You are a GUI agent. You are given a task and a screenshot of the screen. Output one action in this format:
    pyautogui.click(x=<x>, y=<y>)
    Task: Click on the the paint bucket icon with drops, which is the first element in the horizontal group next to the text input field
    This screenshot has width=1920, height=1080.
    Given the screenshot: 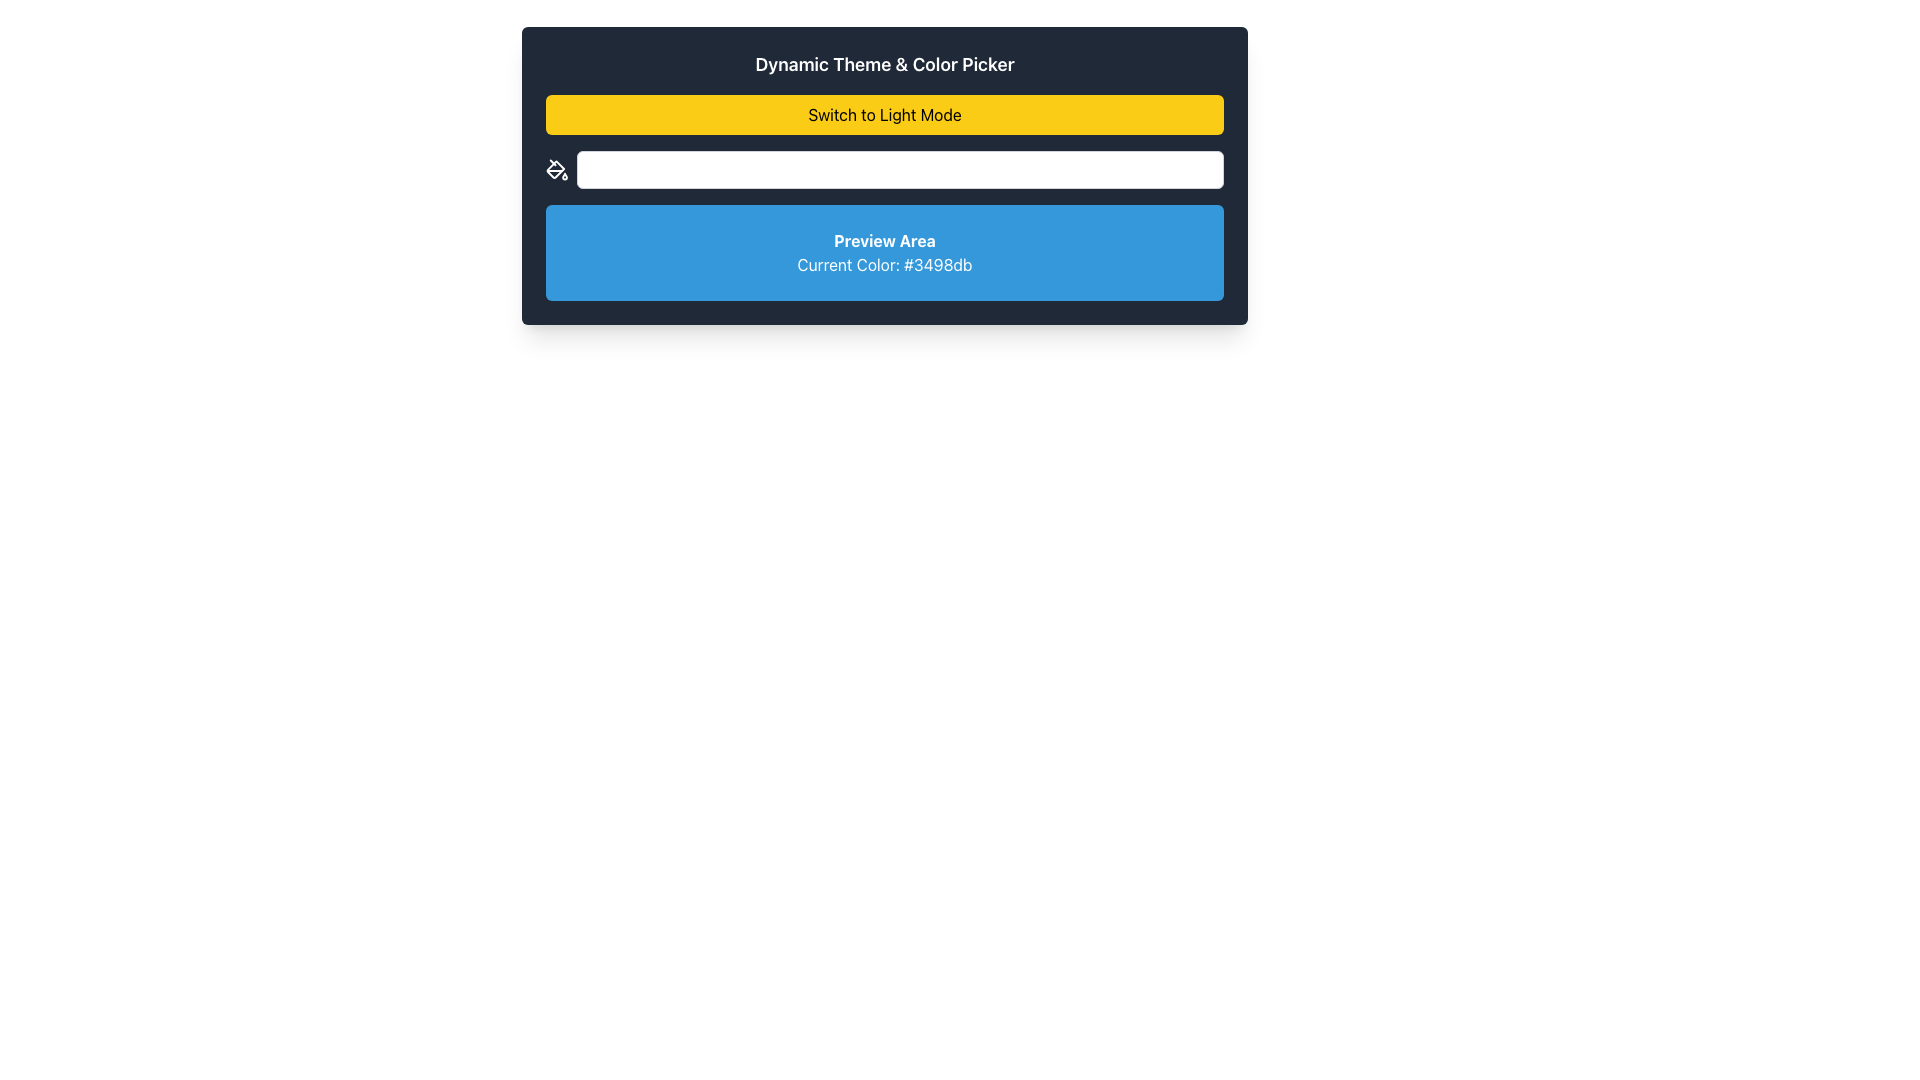 What is the action you would take?
    pyautogui.click(x=557, y=168)
    